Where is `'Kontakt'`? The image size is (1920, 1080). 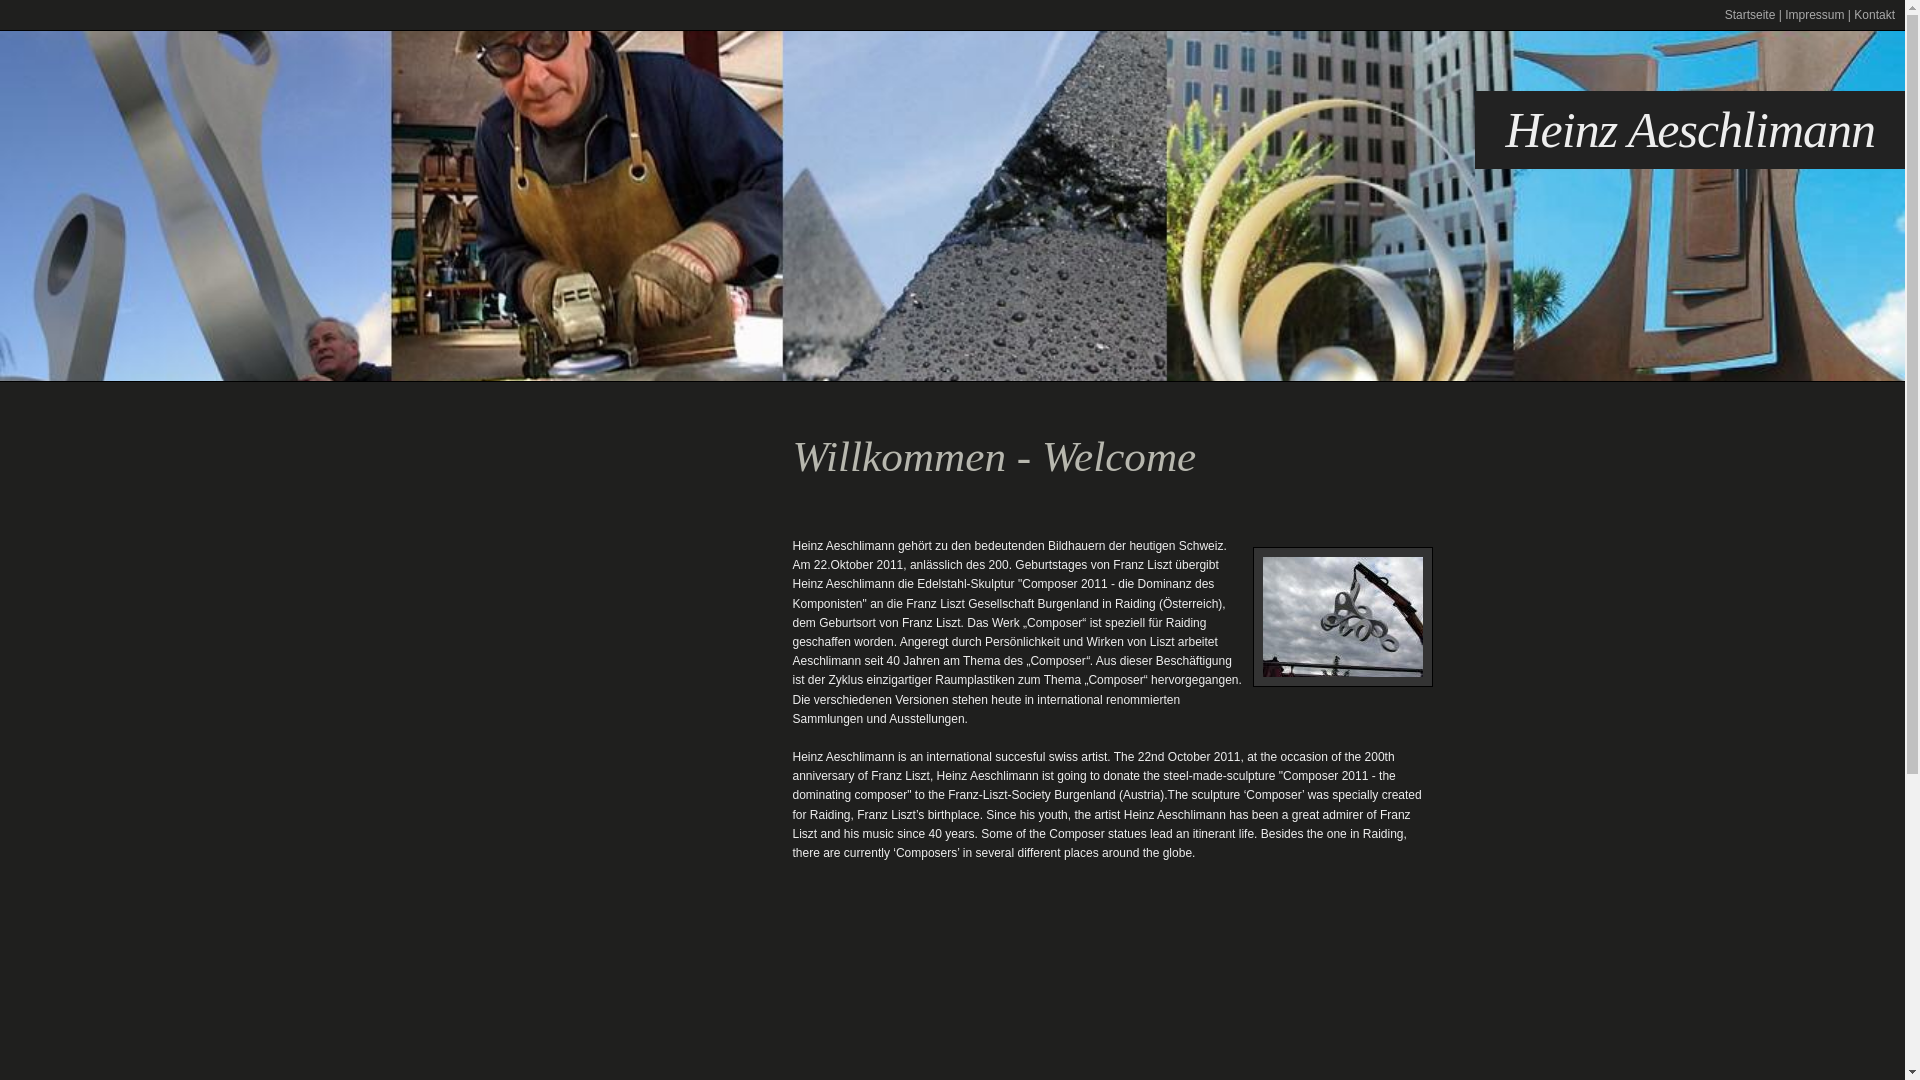
'Kontakt' is located at coordinates (1873, 15).